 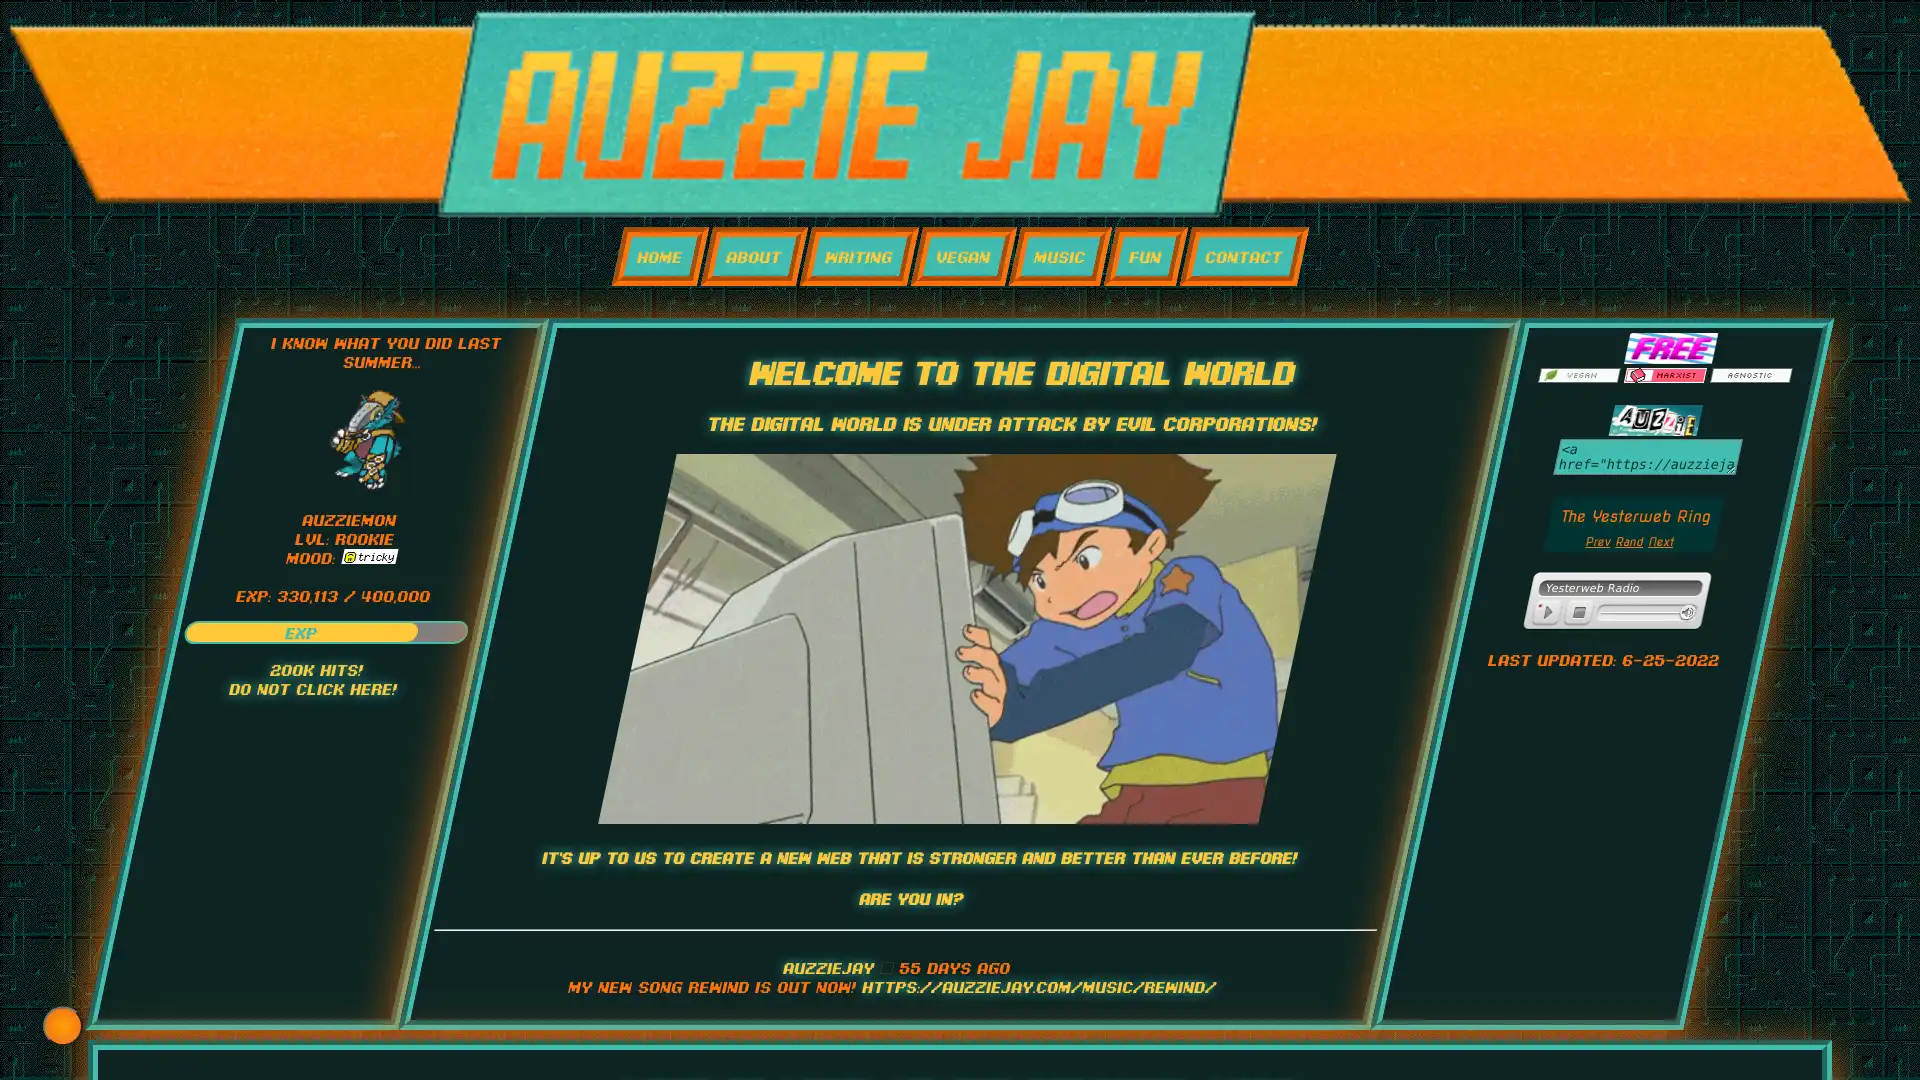 I want to click on ABOUT, so click(x=752, y=255).